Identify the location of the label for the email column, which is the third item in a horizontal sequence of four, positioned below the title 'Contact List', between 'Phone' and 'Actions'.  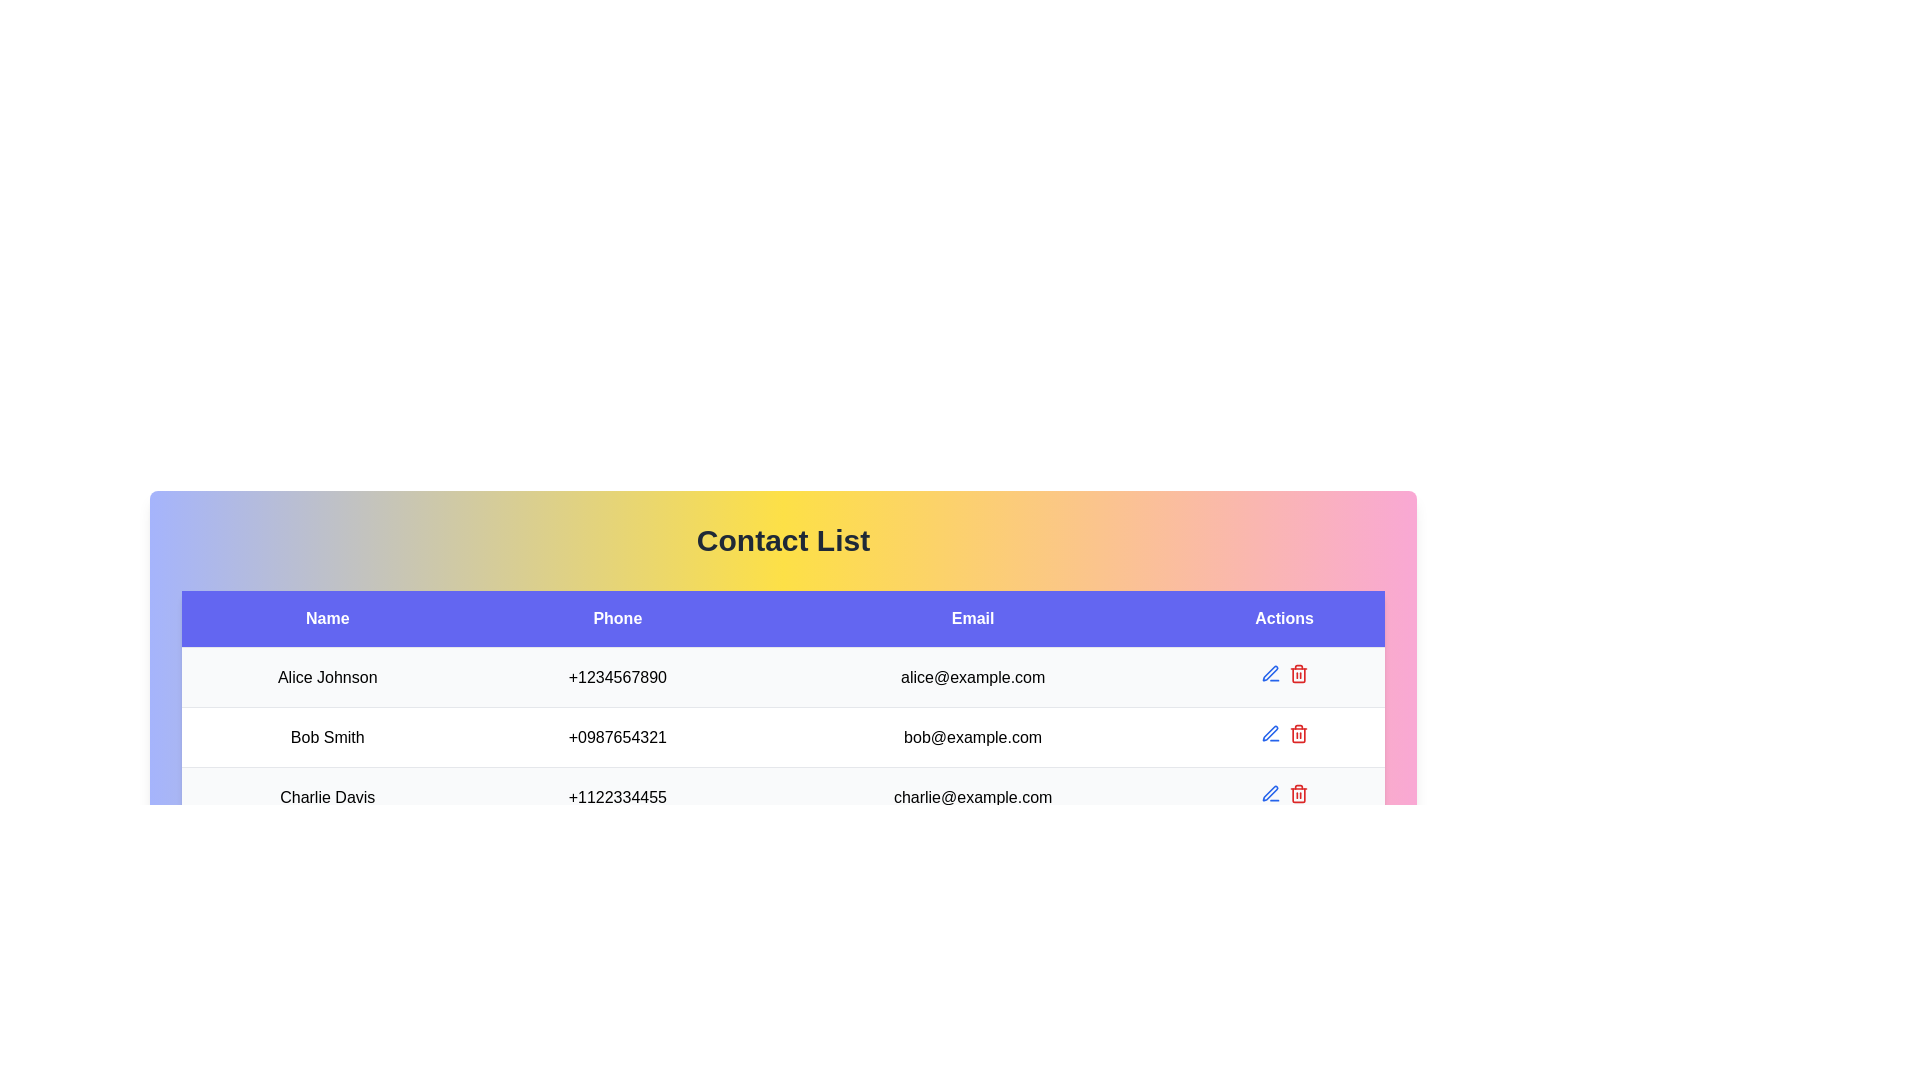
(973, 618).